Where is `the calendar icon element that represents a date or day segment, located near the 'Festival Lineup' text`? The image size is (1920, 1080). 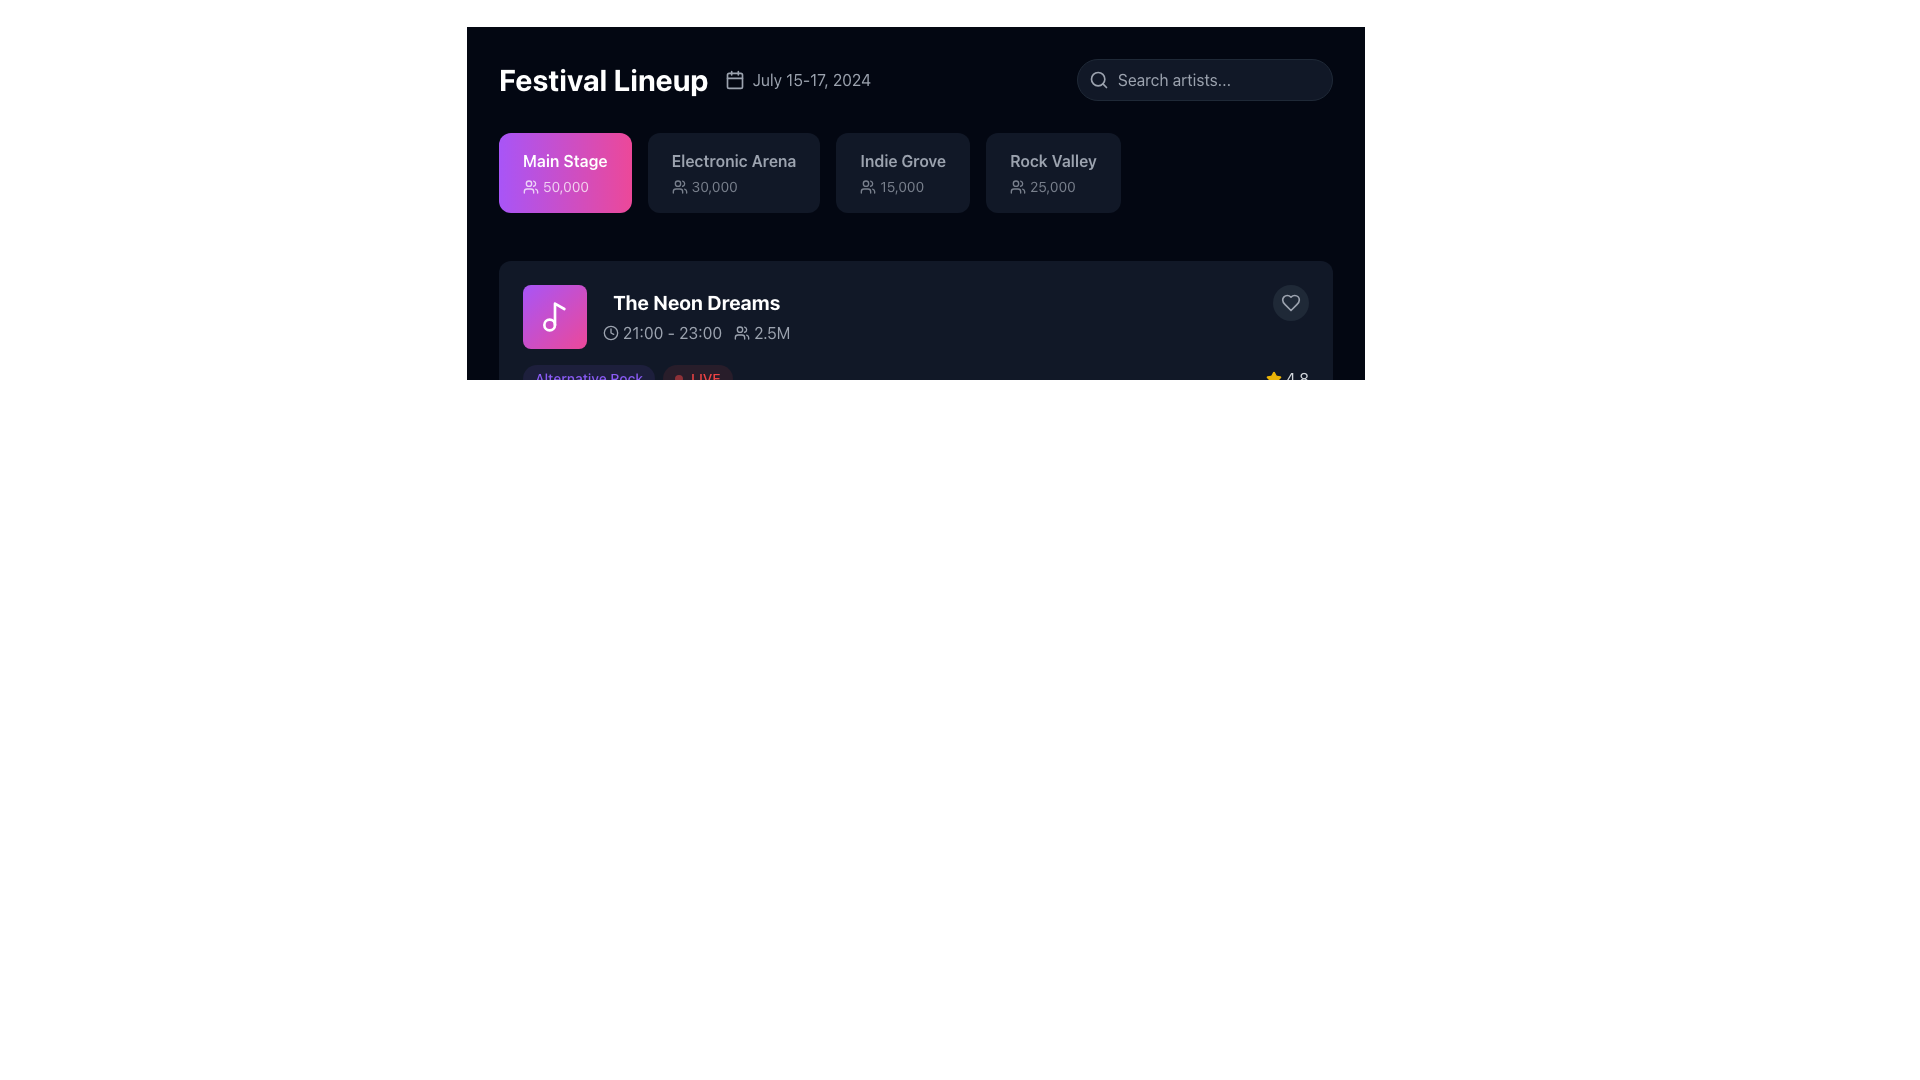 the calendar icon element that represents a date or day segment, located near the 'Festival Lineup' text is located at coordinates (733, 79).